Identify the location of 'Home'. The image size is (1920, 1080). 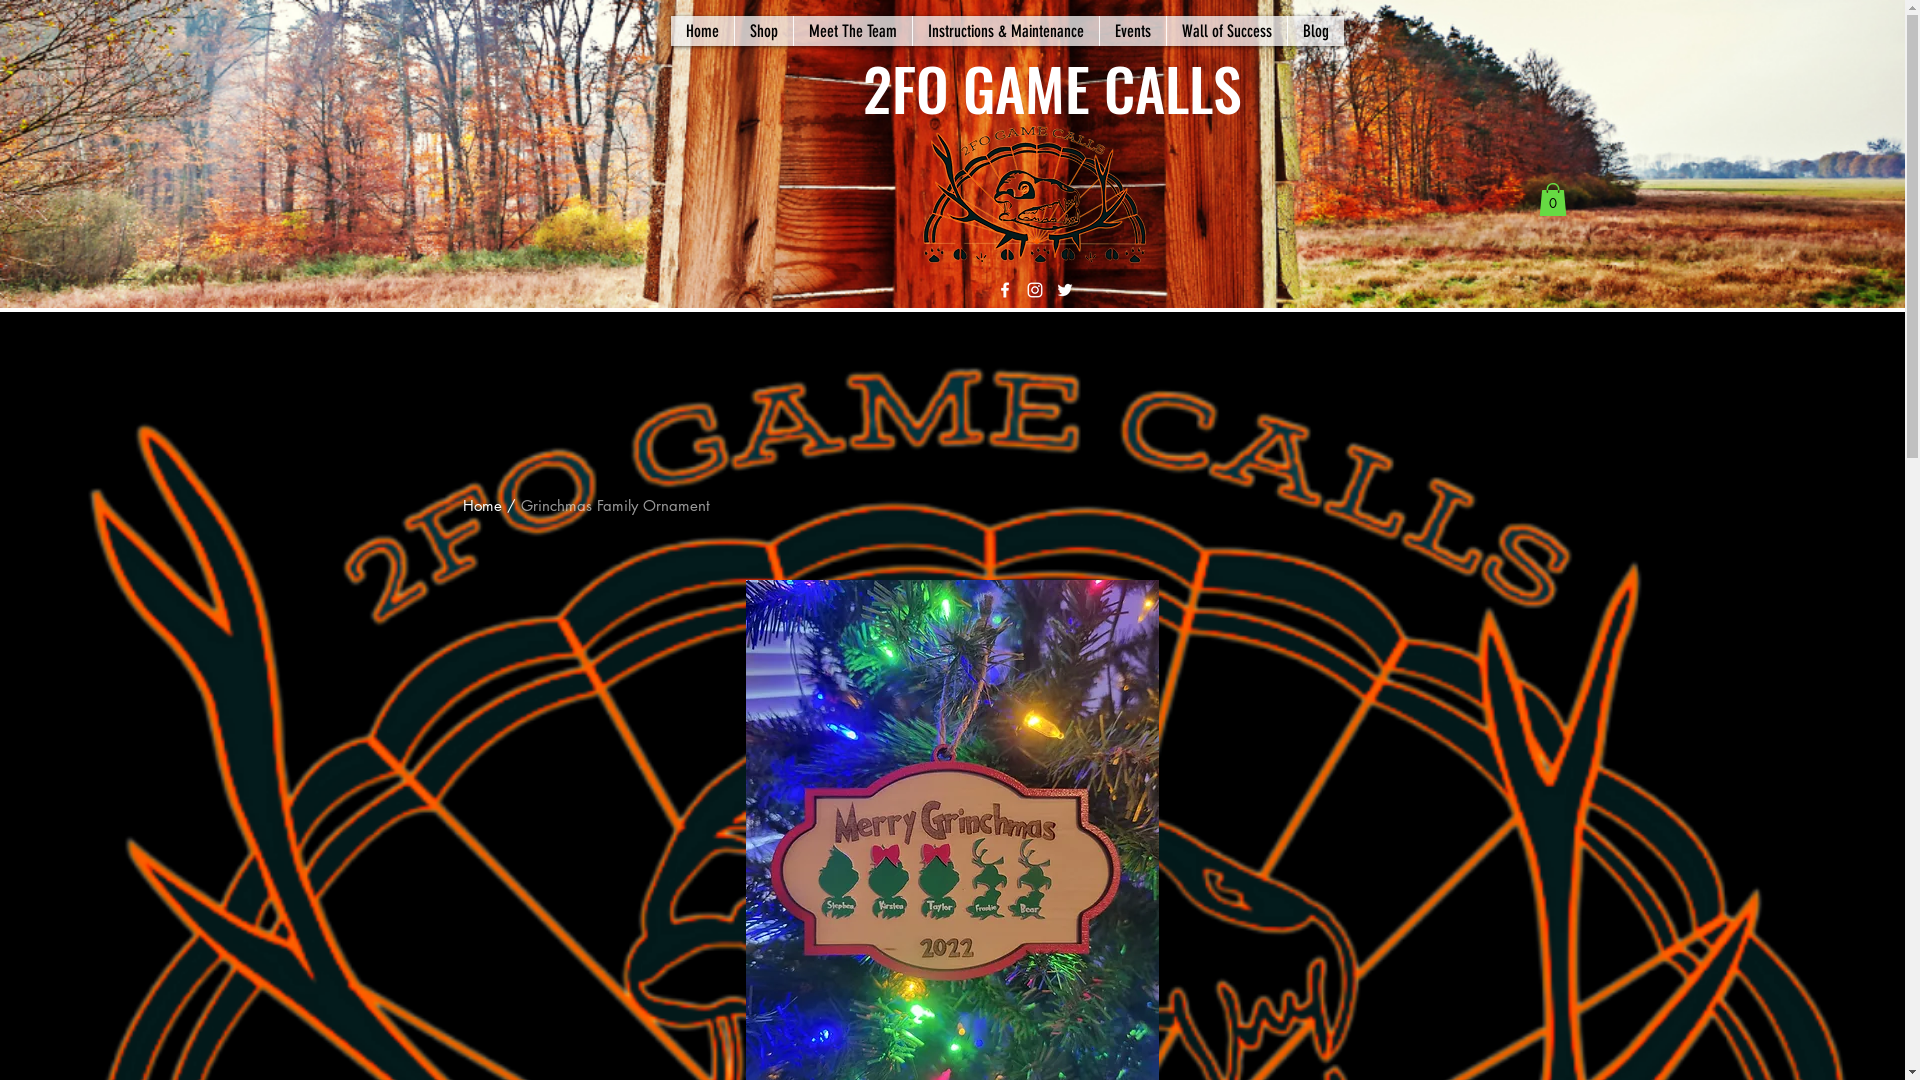
(702, 30).